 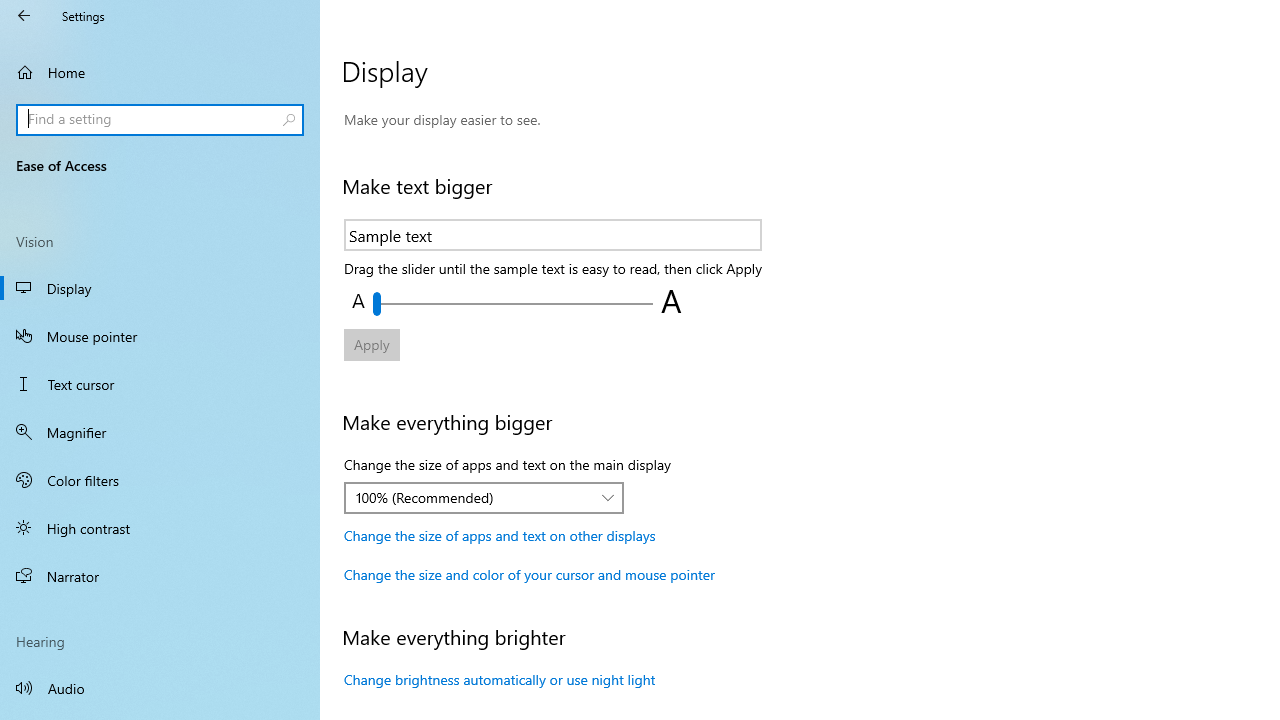 I want to click on 'Change the size of apps and text on other displays', so click(x=499, y=534).